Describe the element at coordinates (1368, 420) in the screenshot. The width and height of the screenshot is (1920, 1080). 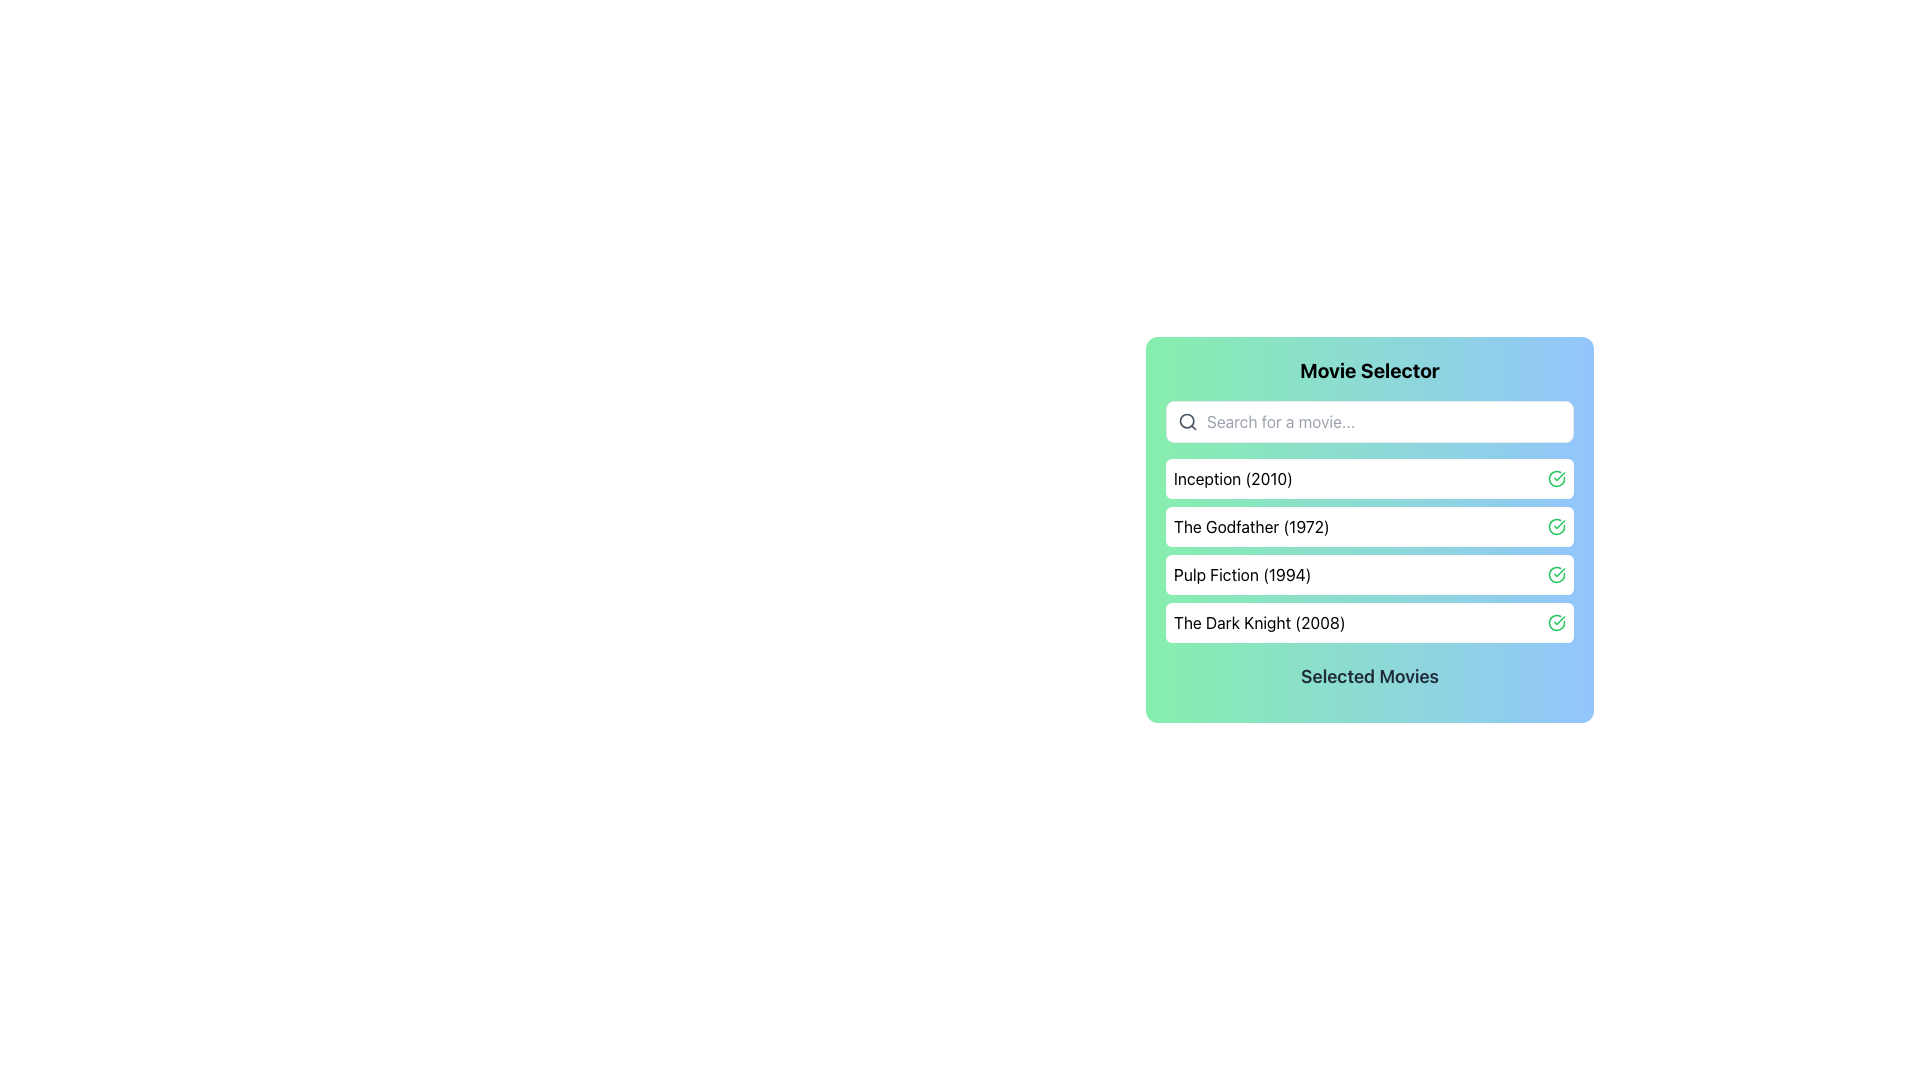
I see `the search input field located below the title 'Movie Selector' to focus it for typing movie titles` at that location.